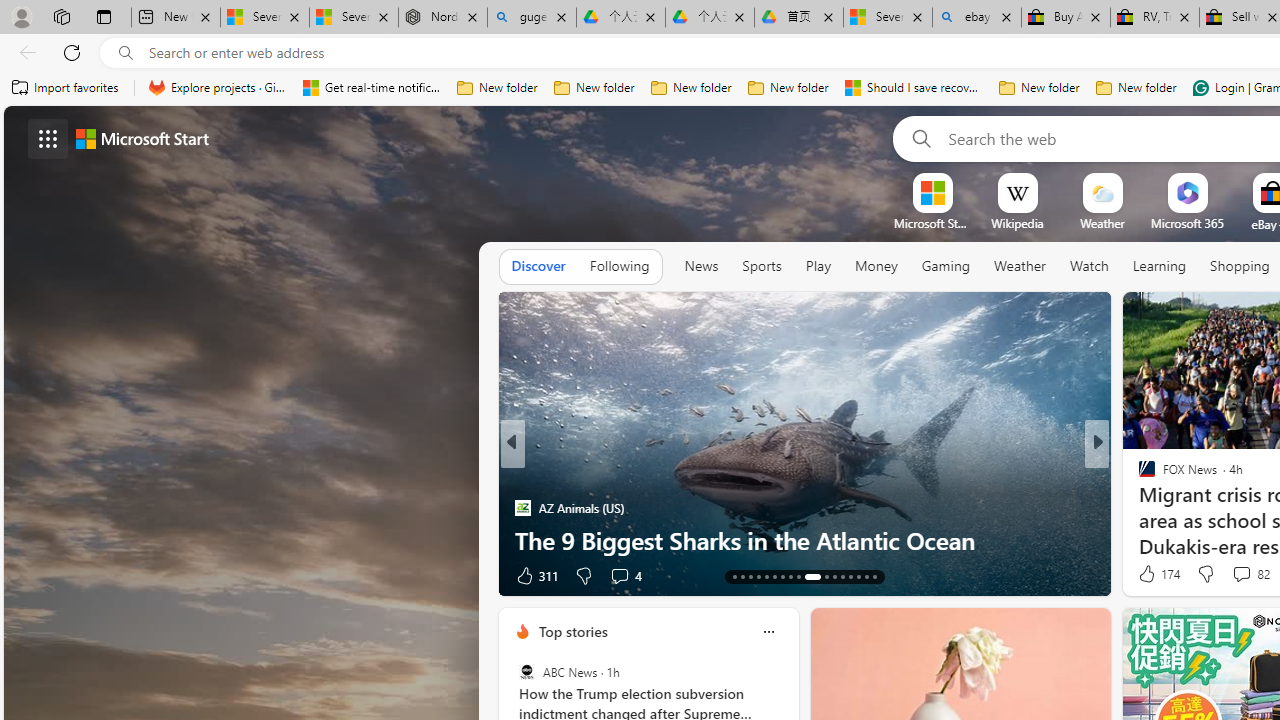 The width and height of the screenshot is (1280, 720). What do you see at coordinates (760, 266) in the screenshot?
I see `'Sports'` at bounding box center [760, 266].